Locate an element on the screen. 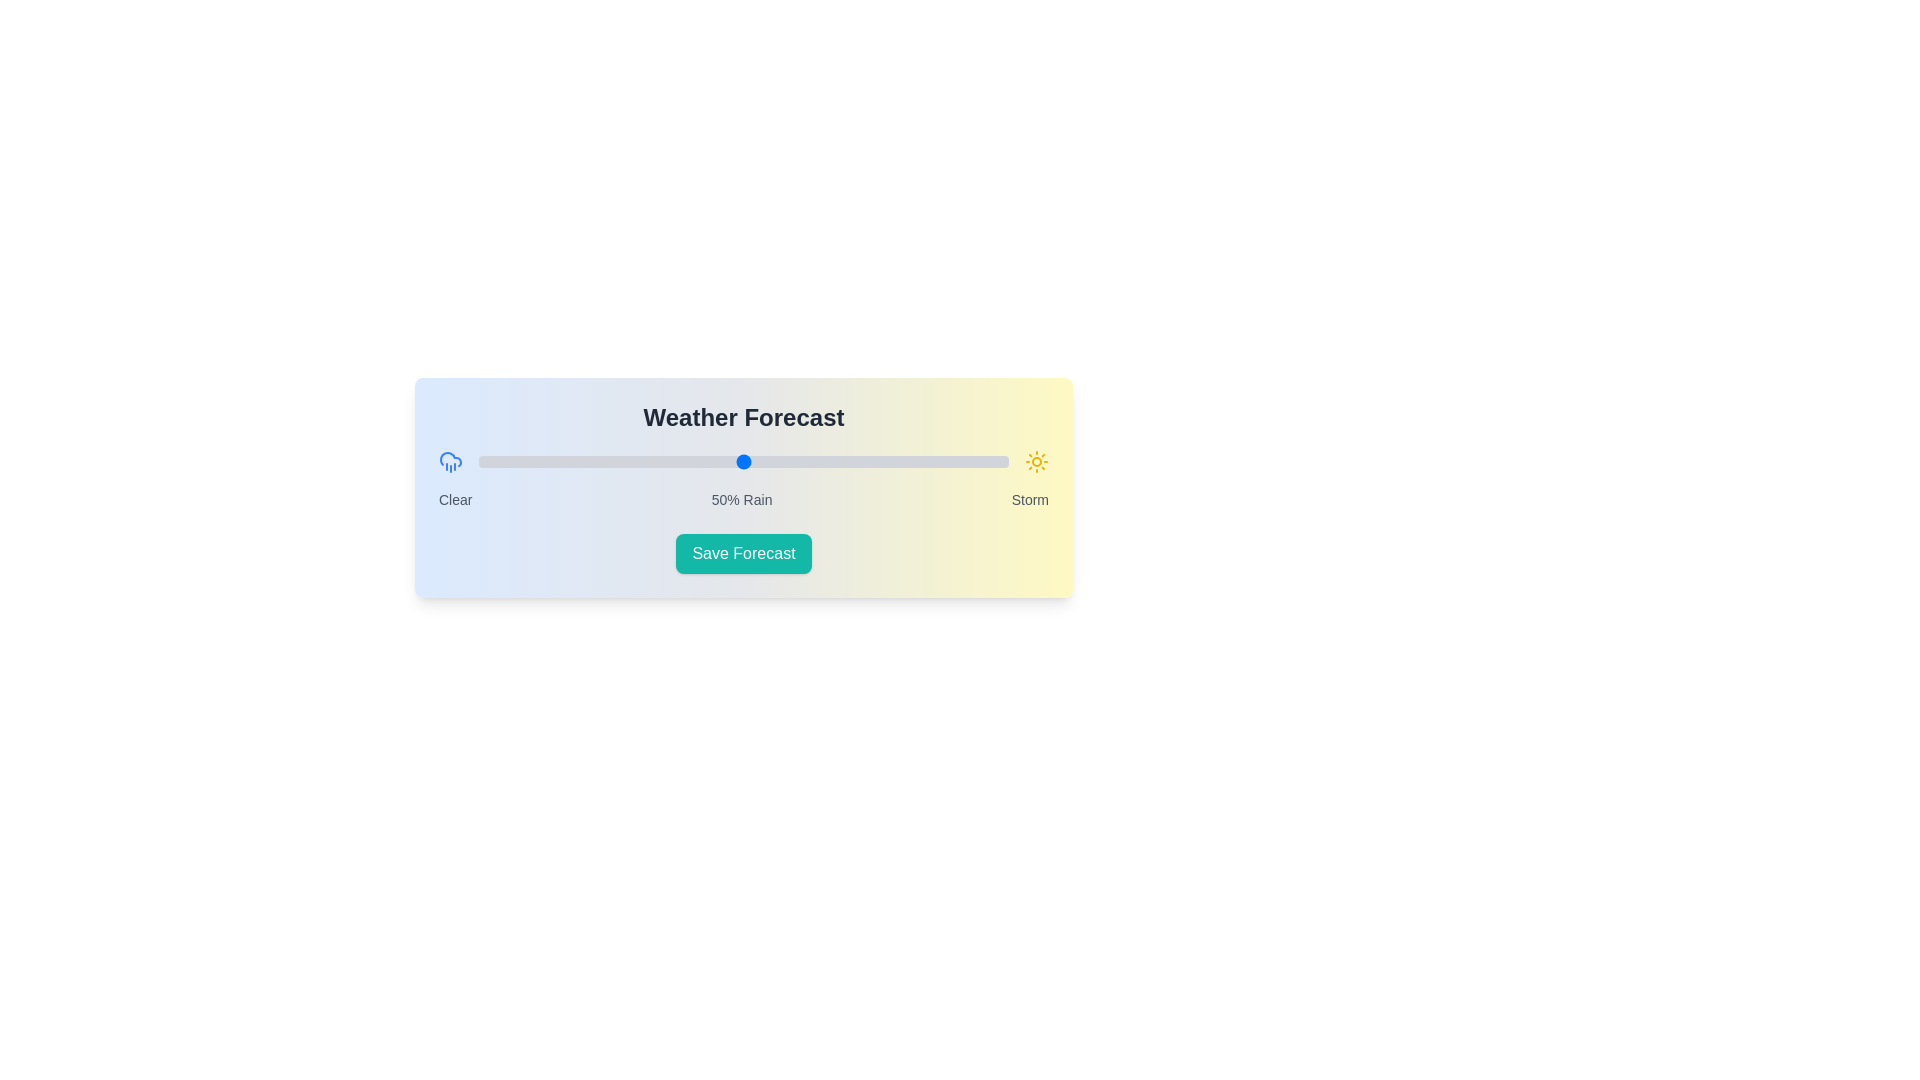 This screenshot has height=1080, width=1920. 'Save Forecast' button to save the current settings is located at coordinates (743, 554).